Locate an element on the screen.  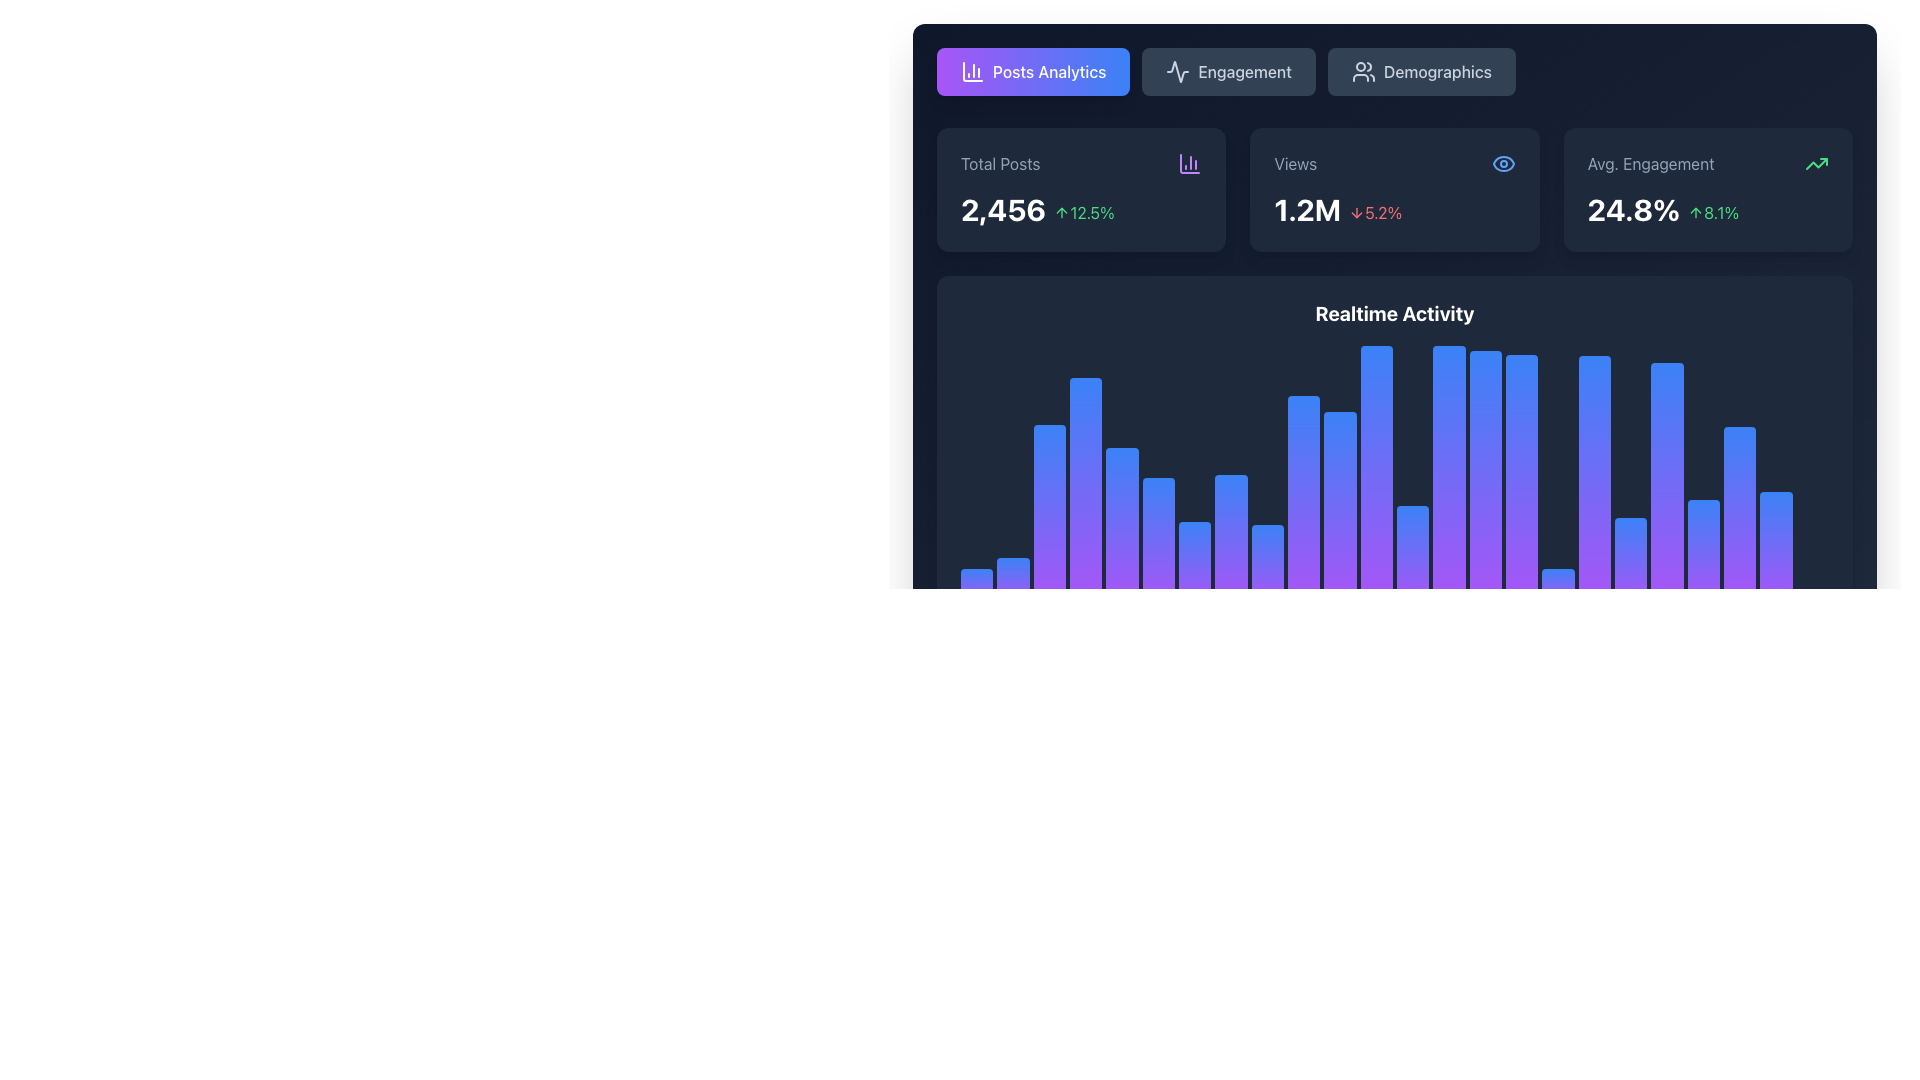
the second button in the group of three horizontally aligned buttons at the top of the page is located at coordinates (1228, 71).